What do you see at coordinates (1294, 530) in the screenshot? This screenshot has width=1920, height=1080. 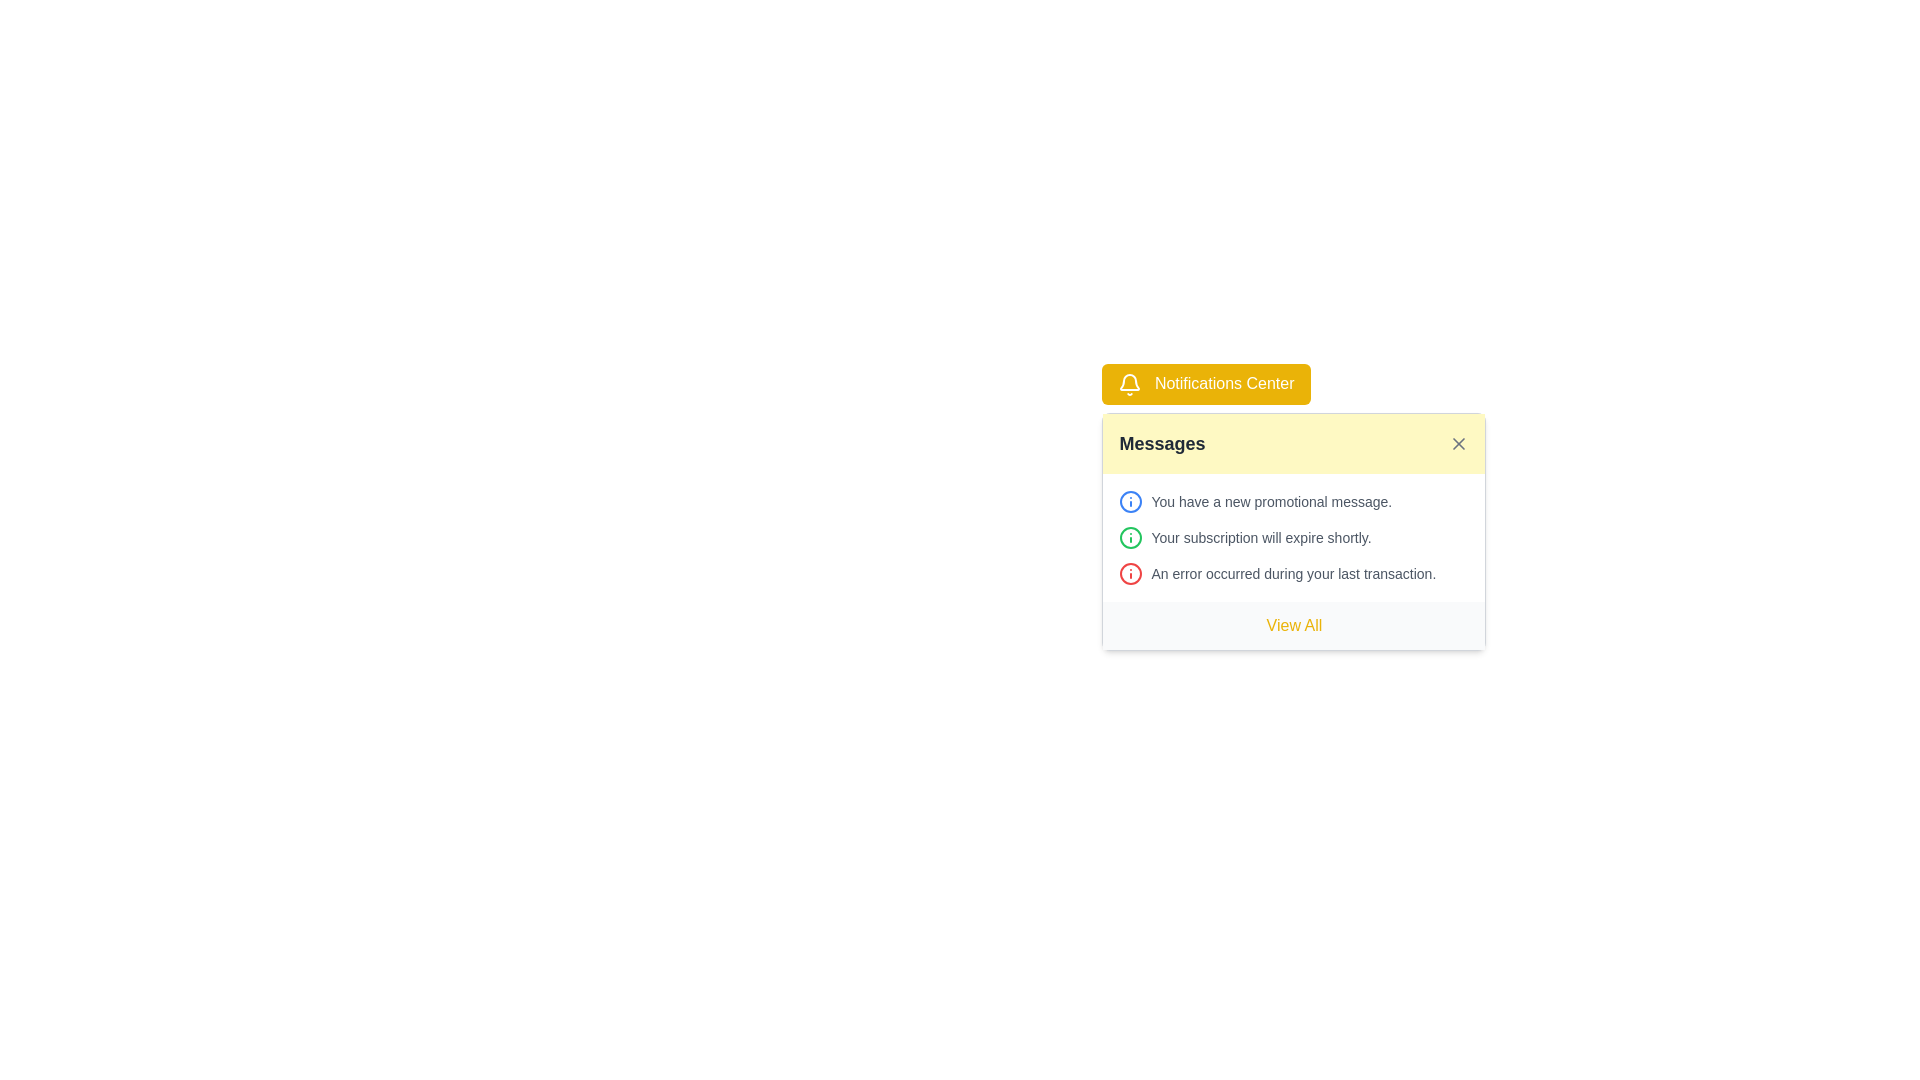 I see `information listed in the 'Messages' notification modal, which displays promotional messages, subscription expiration, and an error, located below the 'Notifications Center' button` at bounding box center [1294, 530].